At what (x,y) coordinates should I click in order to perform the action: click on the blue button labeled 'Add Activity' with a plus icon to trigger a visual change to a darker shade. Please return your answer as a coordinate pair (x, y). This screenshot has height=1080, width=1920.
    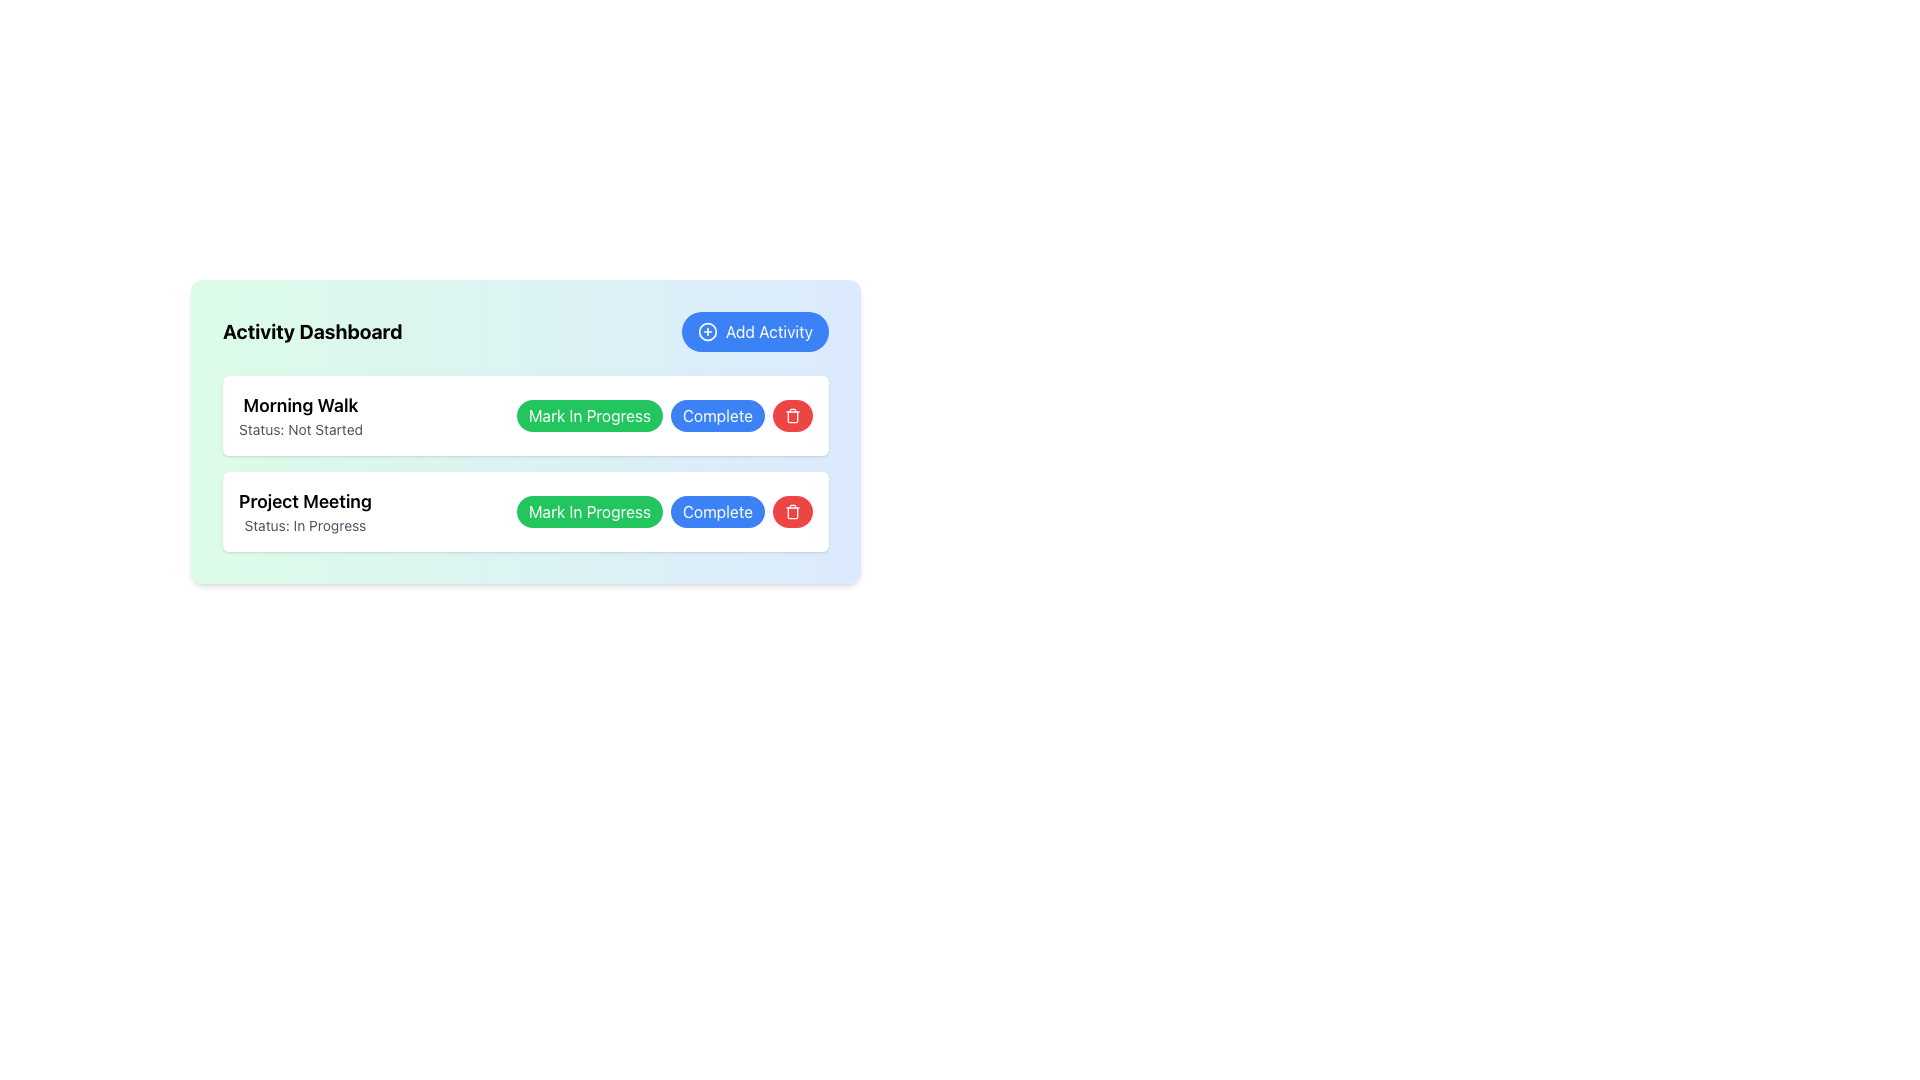
    Looking at the image, I should click on (754, 330).